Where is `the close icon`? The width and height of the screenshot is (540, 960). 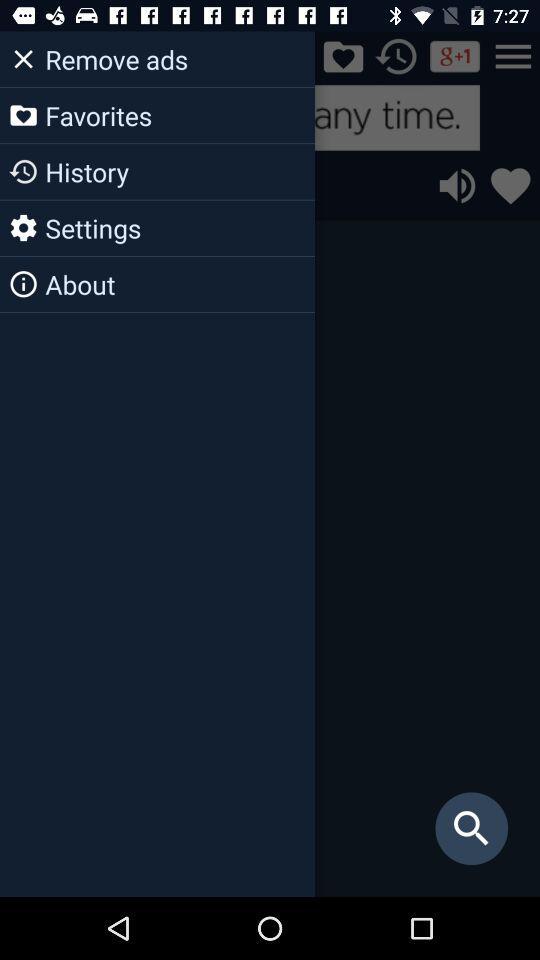
the close icon is located at coordinates (25, 55).